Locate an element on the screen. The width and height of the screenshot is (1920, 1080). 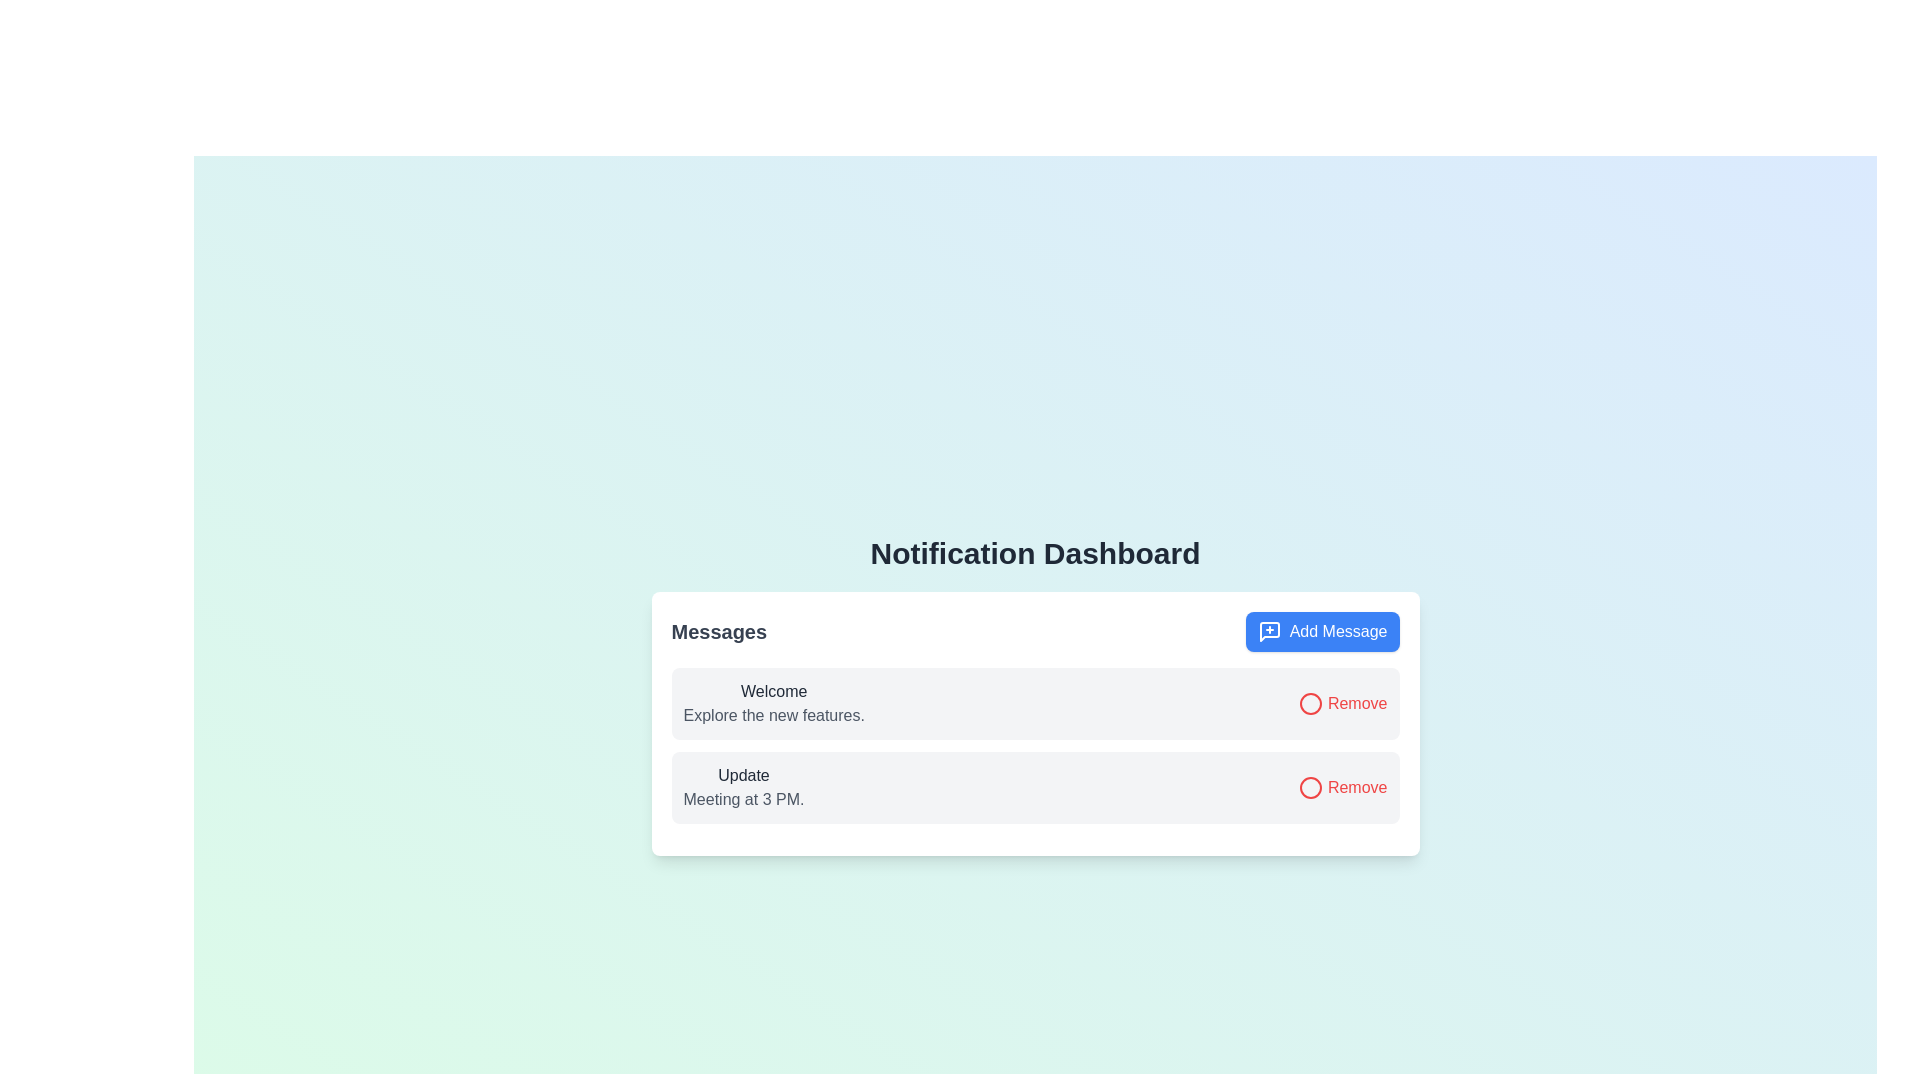
the text label displaying 'Update' in a bold, medium-gray font, located in the middle-left section of a notification message is located at coordinates (743, 774).